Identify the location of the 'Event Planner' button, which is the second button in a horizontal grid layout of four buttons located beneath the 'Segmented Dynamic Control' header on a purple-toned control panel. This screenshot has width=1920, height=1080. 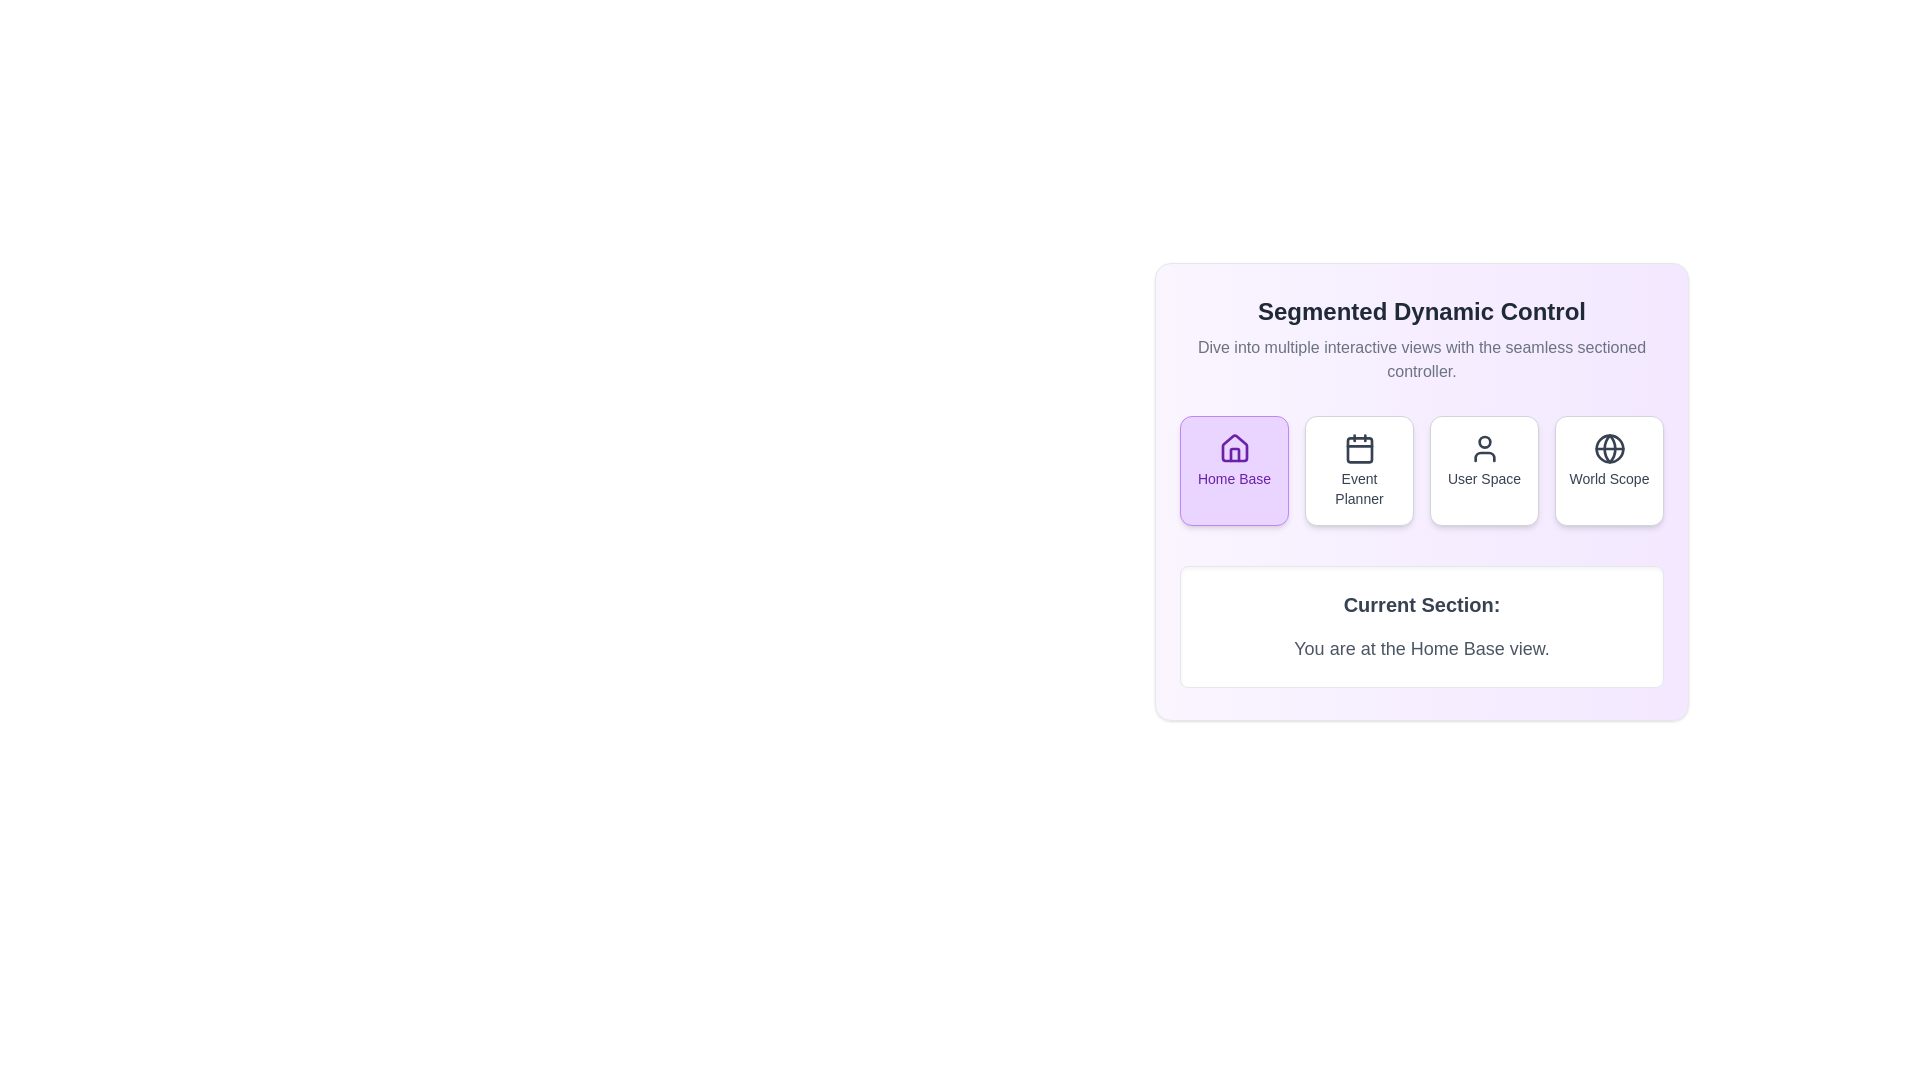
(1359, 470).